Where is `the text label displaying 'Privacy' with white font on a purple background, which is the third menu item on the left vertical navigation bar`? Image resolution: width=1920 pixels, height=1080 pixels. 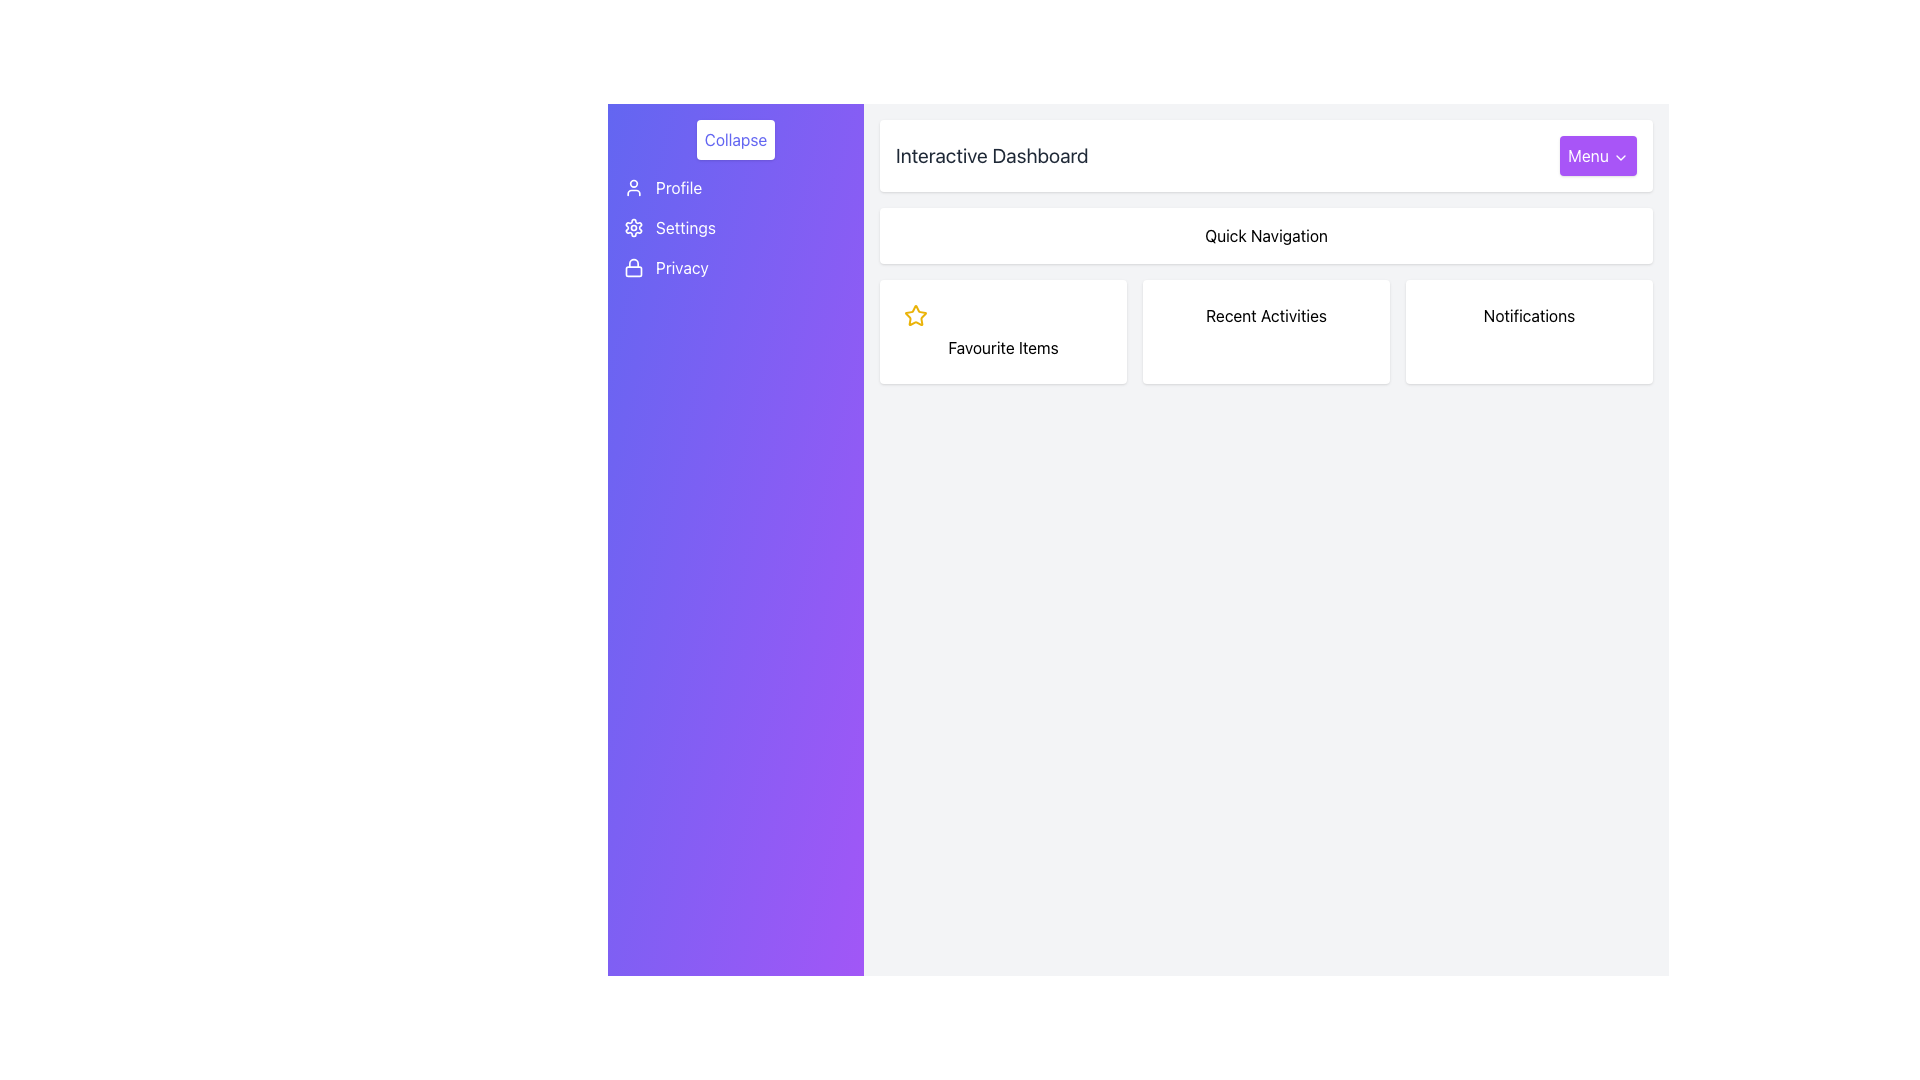
the text label displaying 'Privacy' with white font on a purple background, which is the third menu item on the left vertical navigation bar is located at coordinates (682, 266).